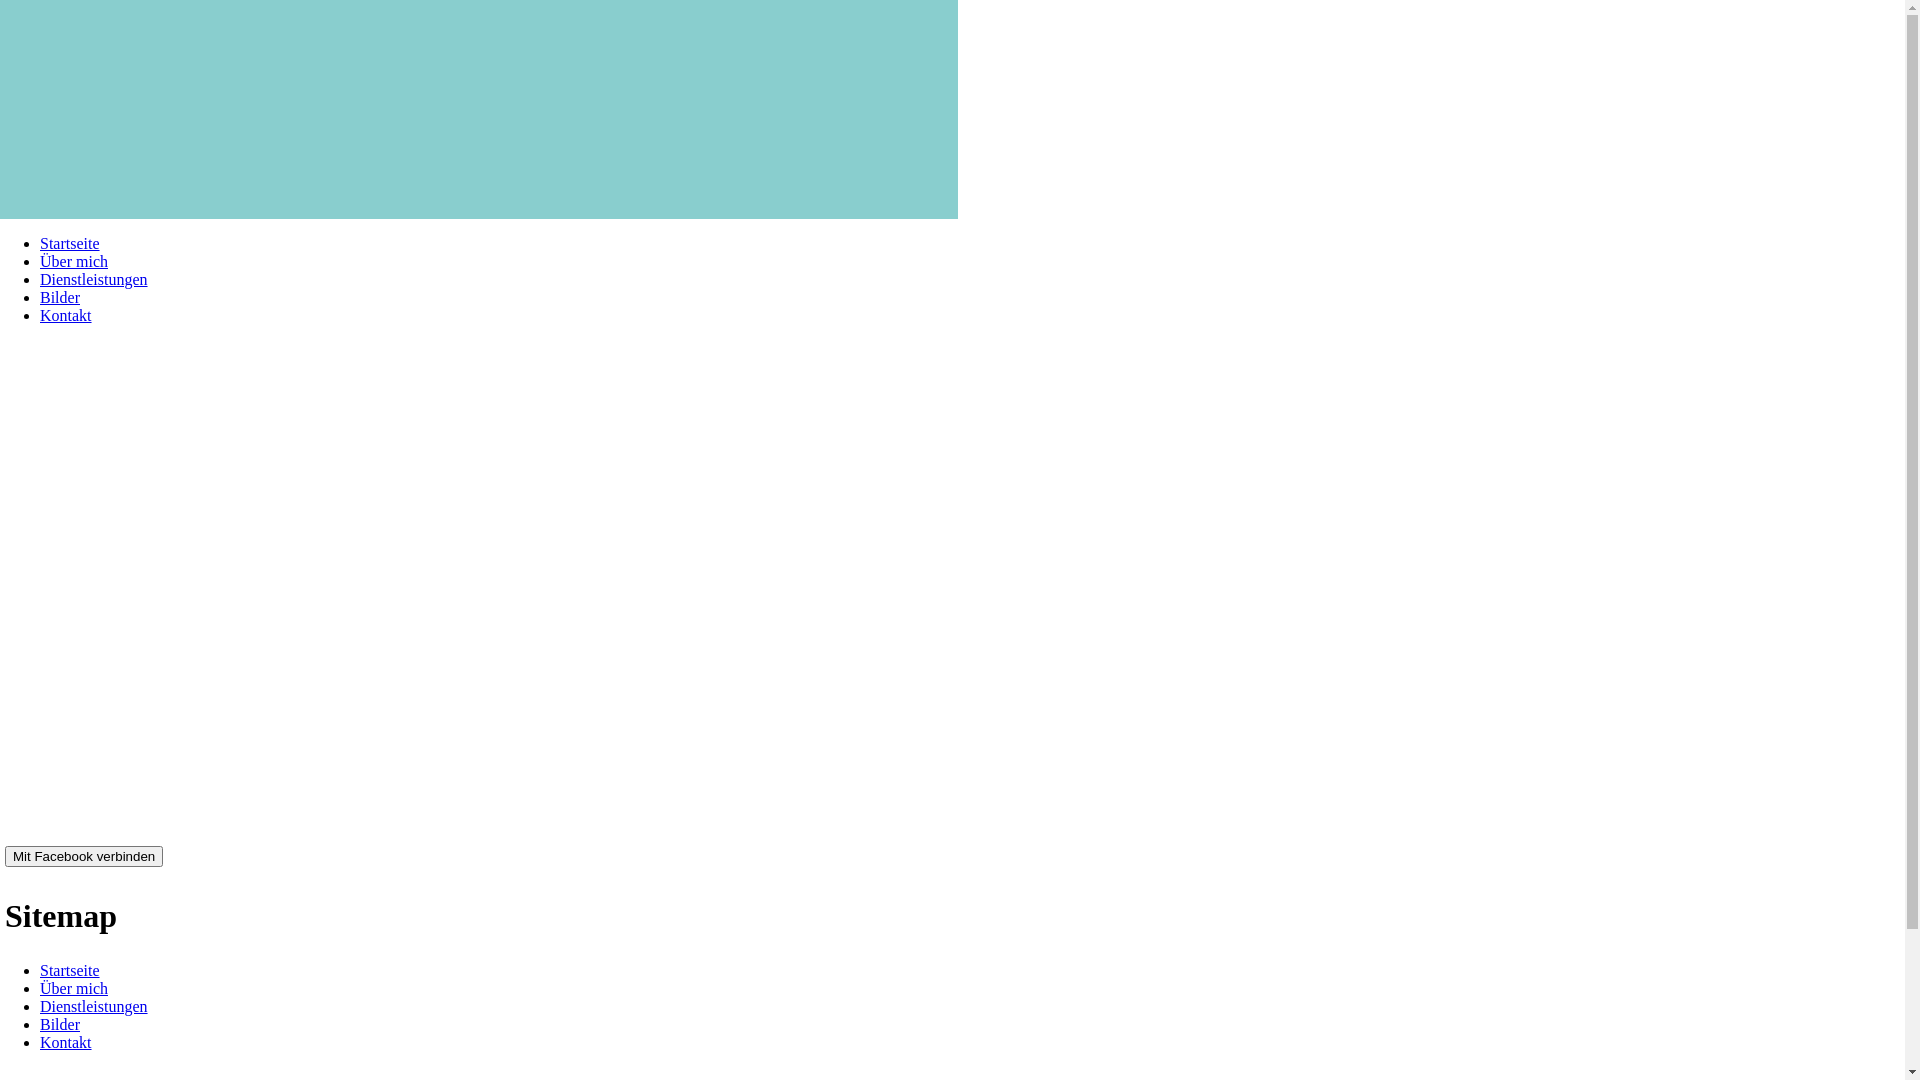 Image resolution: width=1920 pixels, height=1080 pixels. Describe the element at coordinates (39, 279) in the screenshot. I see `'Dienstleistungen'` at that location.